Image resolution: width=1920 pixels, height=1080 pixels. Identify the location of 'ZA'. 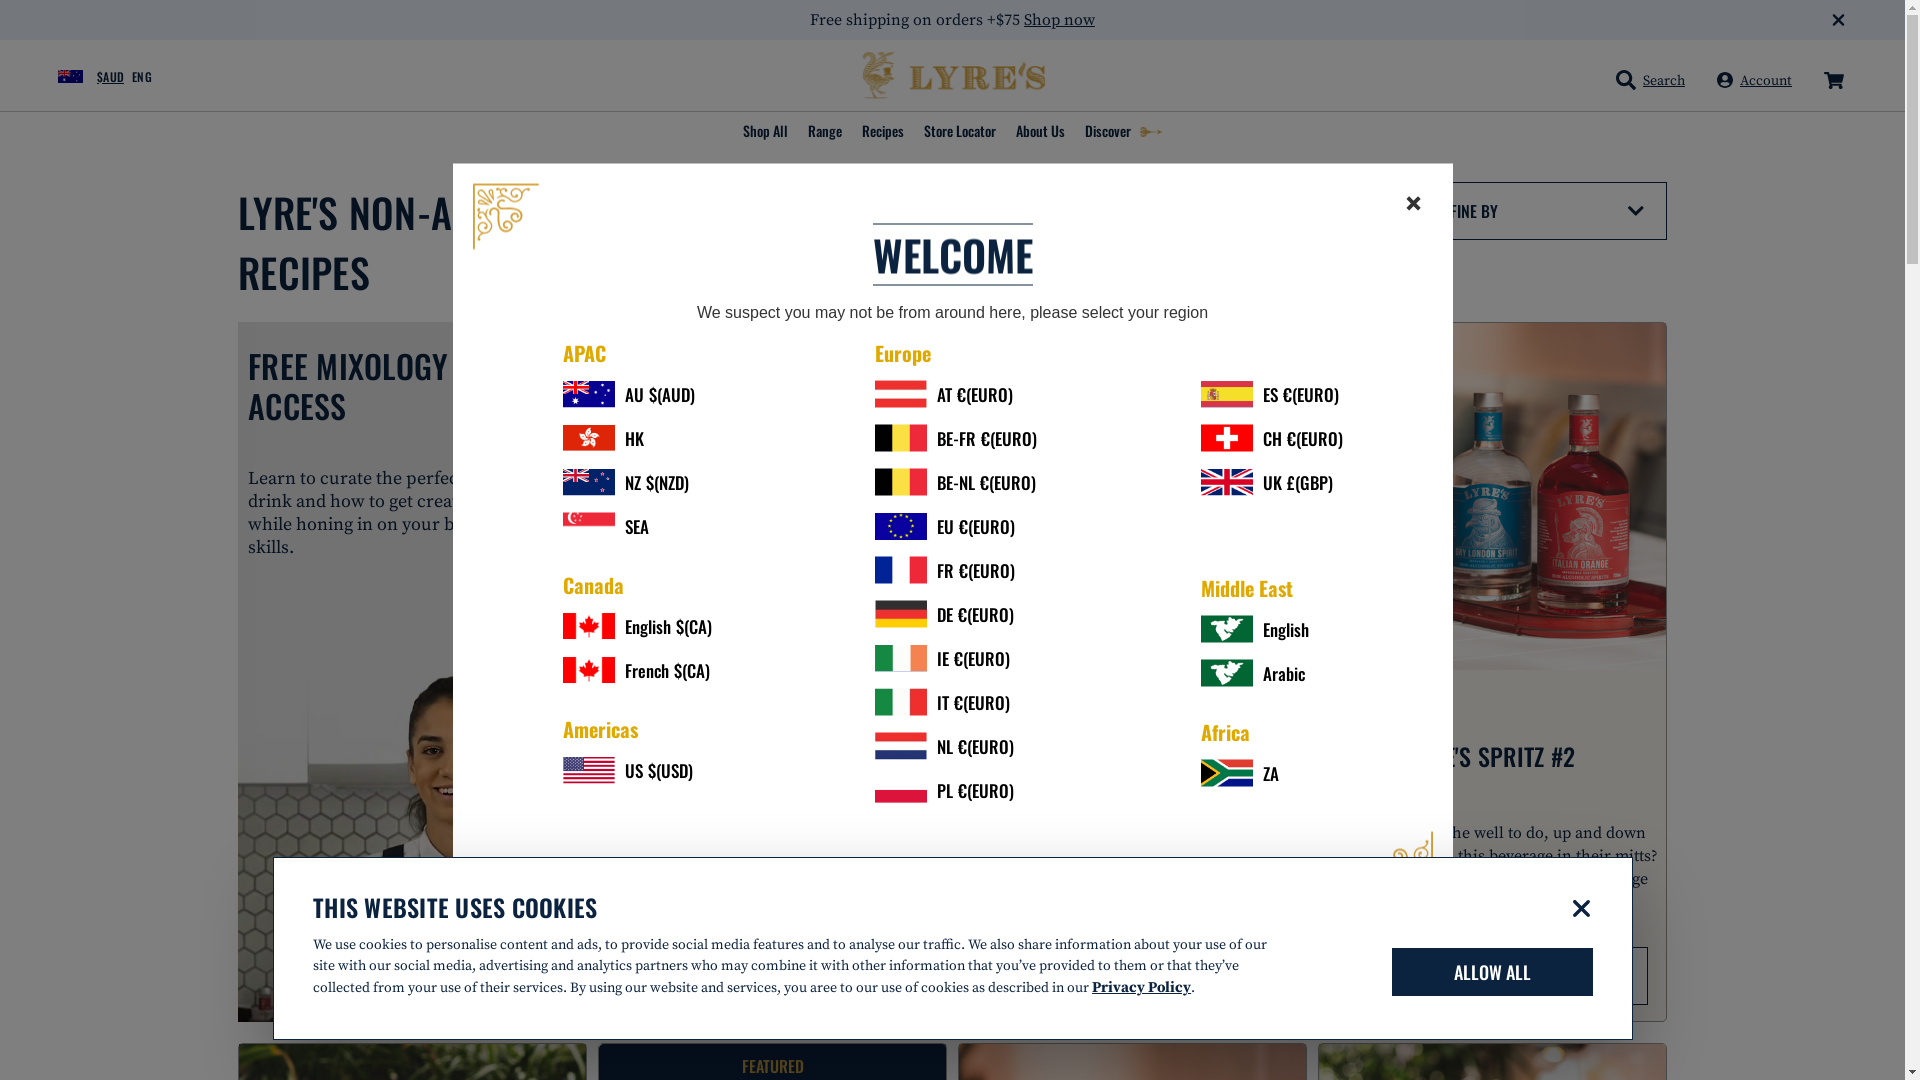
(1270, 772).